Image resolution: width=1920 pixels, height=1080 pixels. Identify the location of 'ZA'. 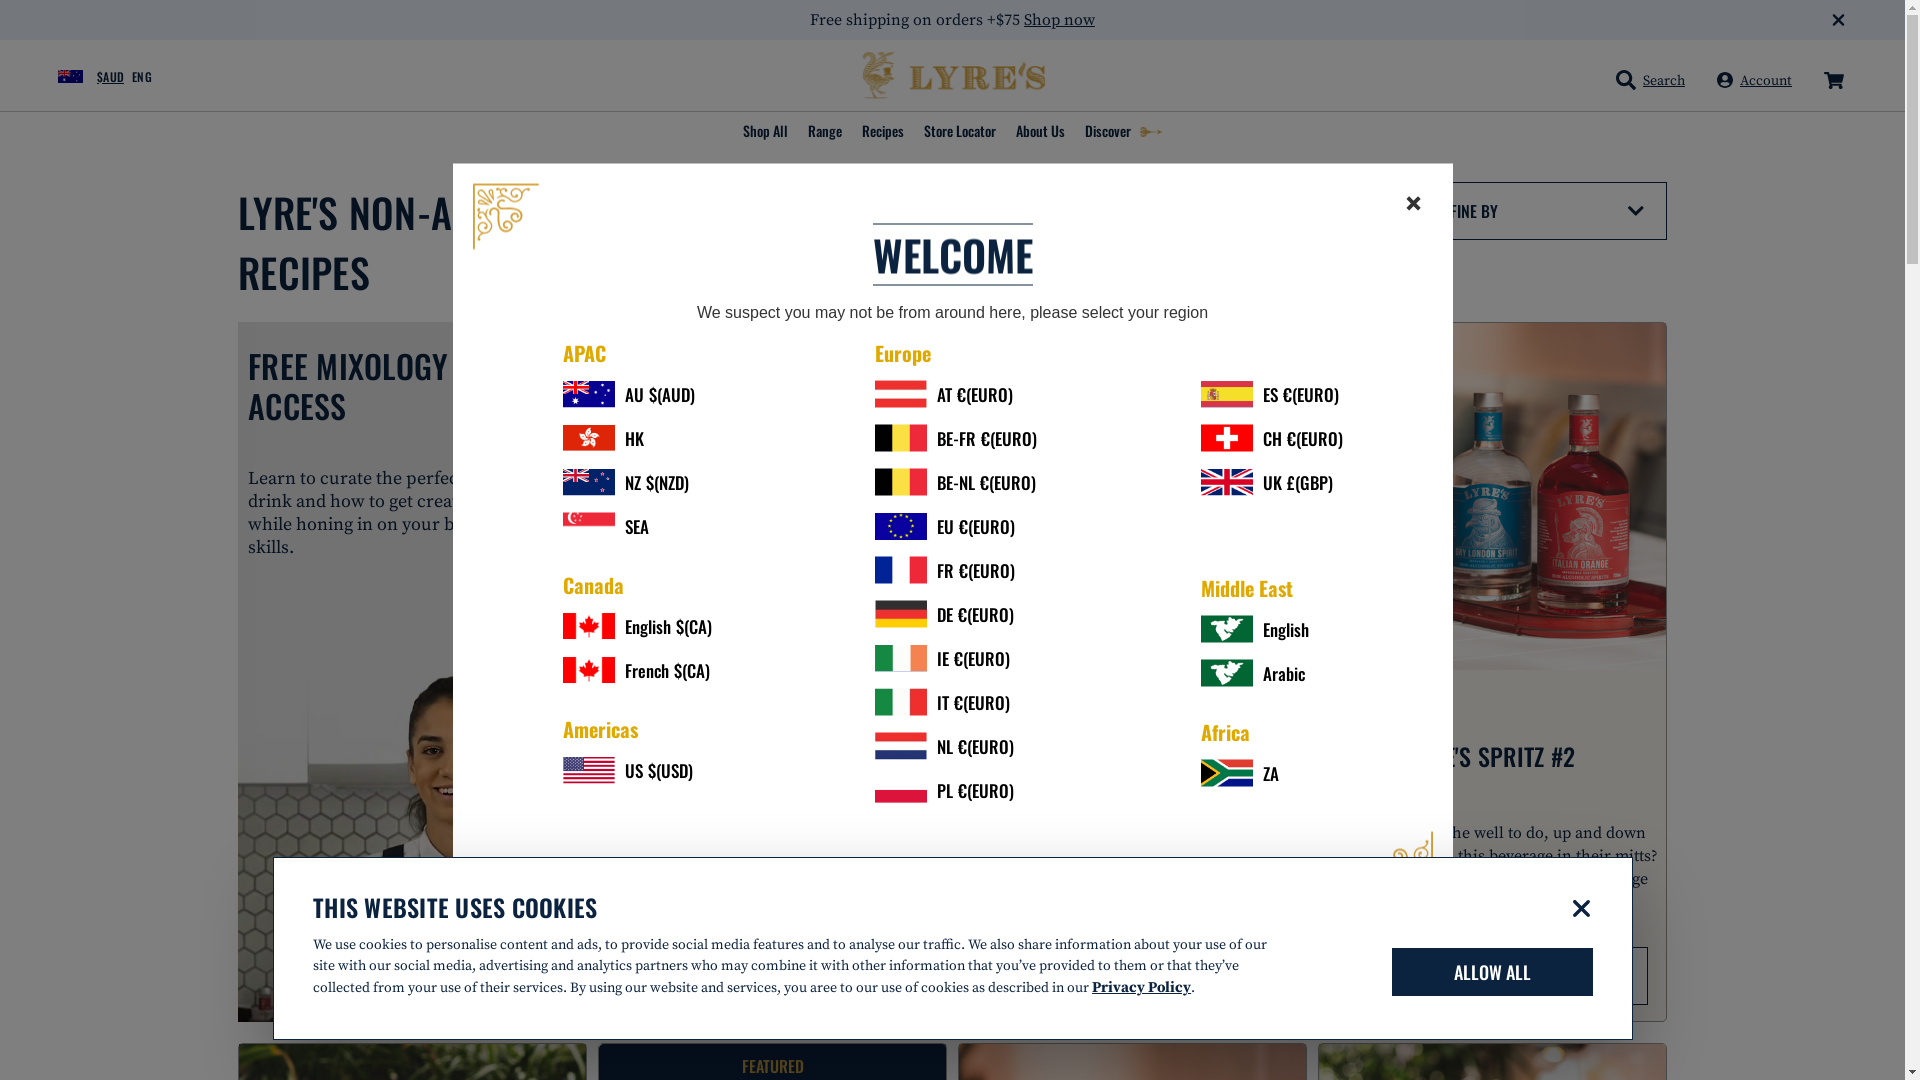
(1270, 772).